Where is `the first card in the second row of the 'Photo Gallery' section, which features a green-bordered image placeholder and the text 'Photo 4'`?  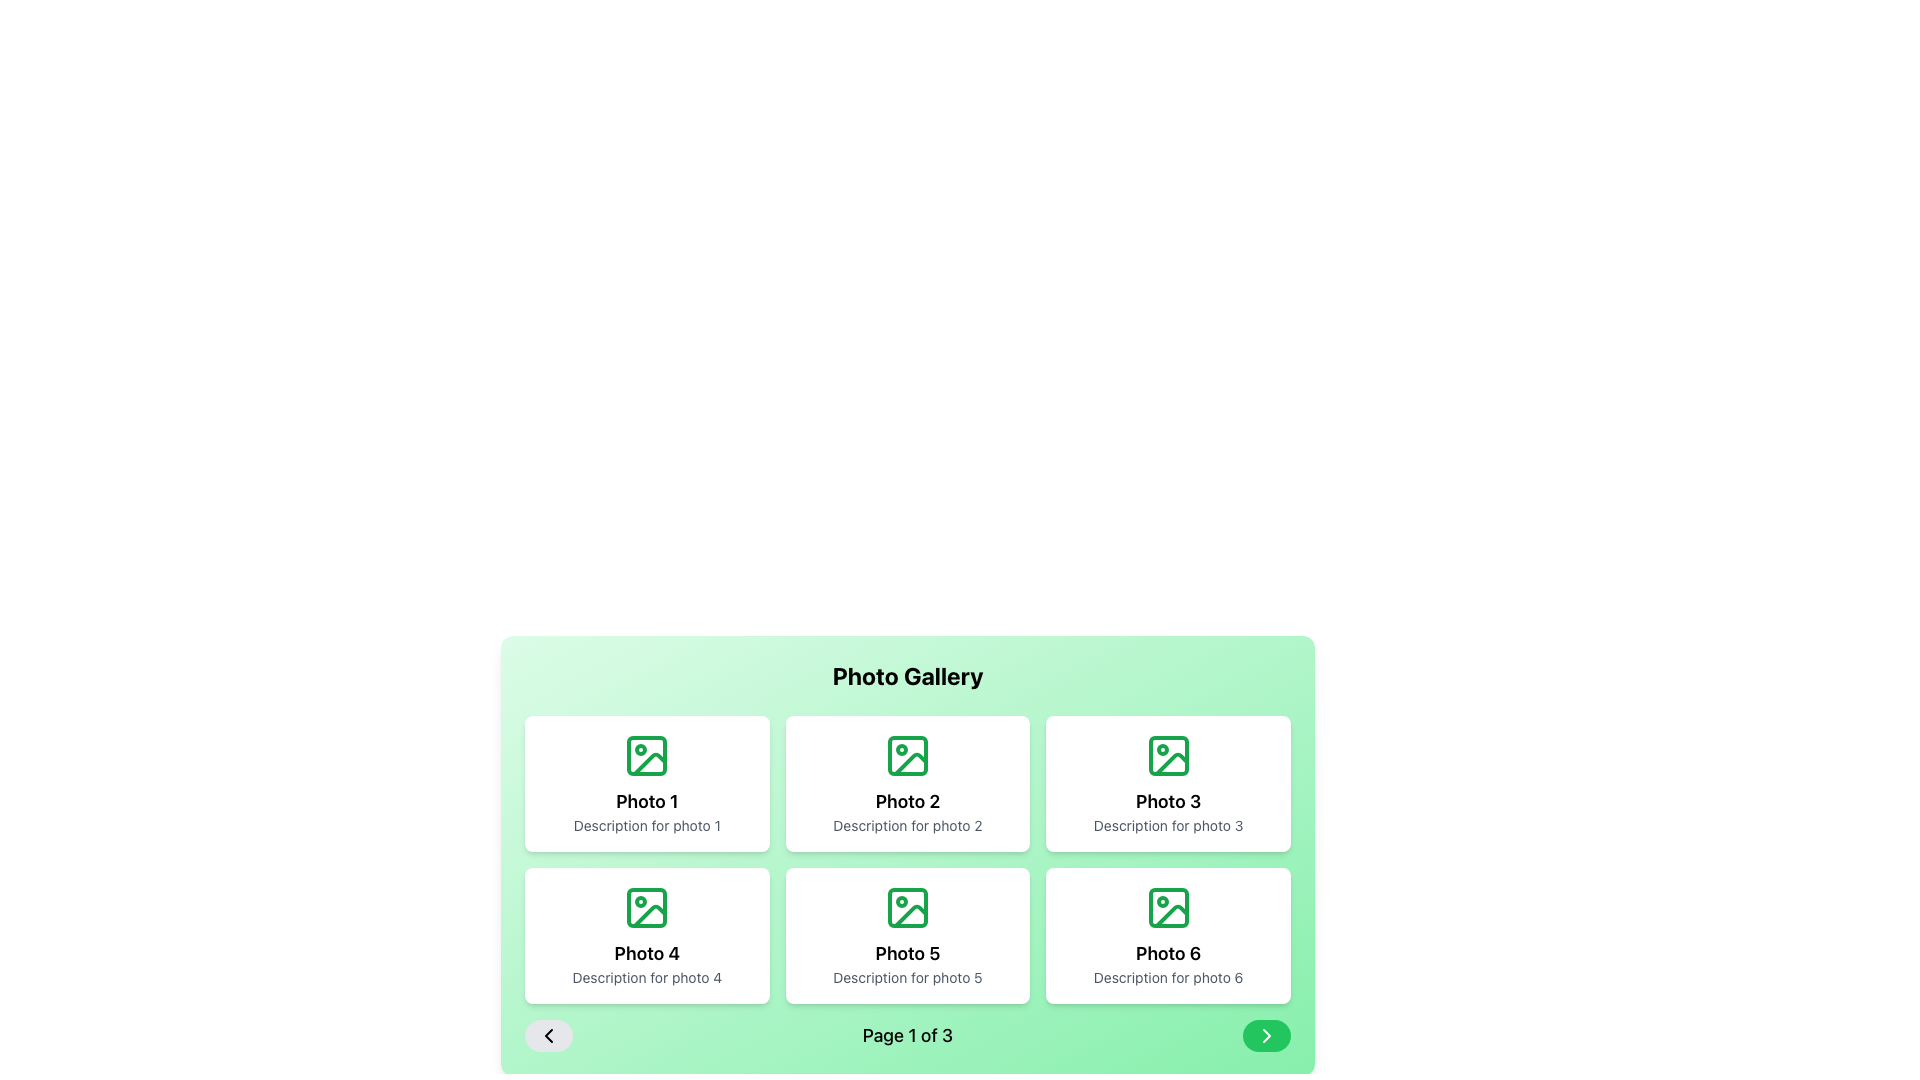
the first card in the second row of the 'Photo Gallery' section, which features a green-bordered image placeholder and the text 'Photo 4' is located at coordinates (647, 936).